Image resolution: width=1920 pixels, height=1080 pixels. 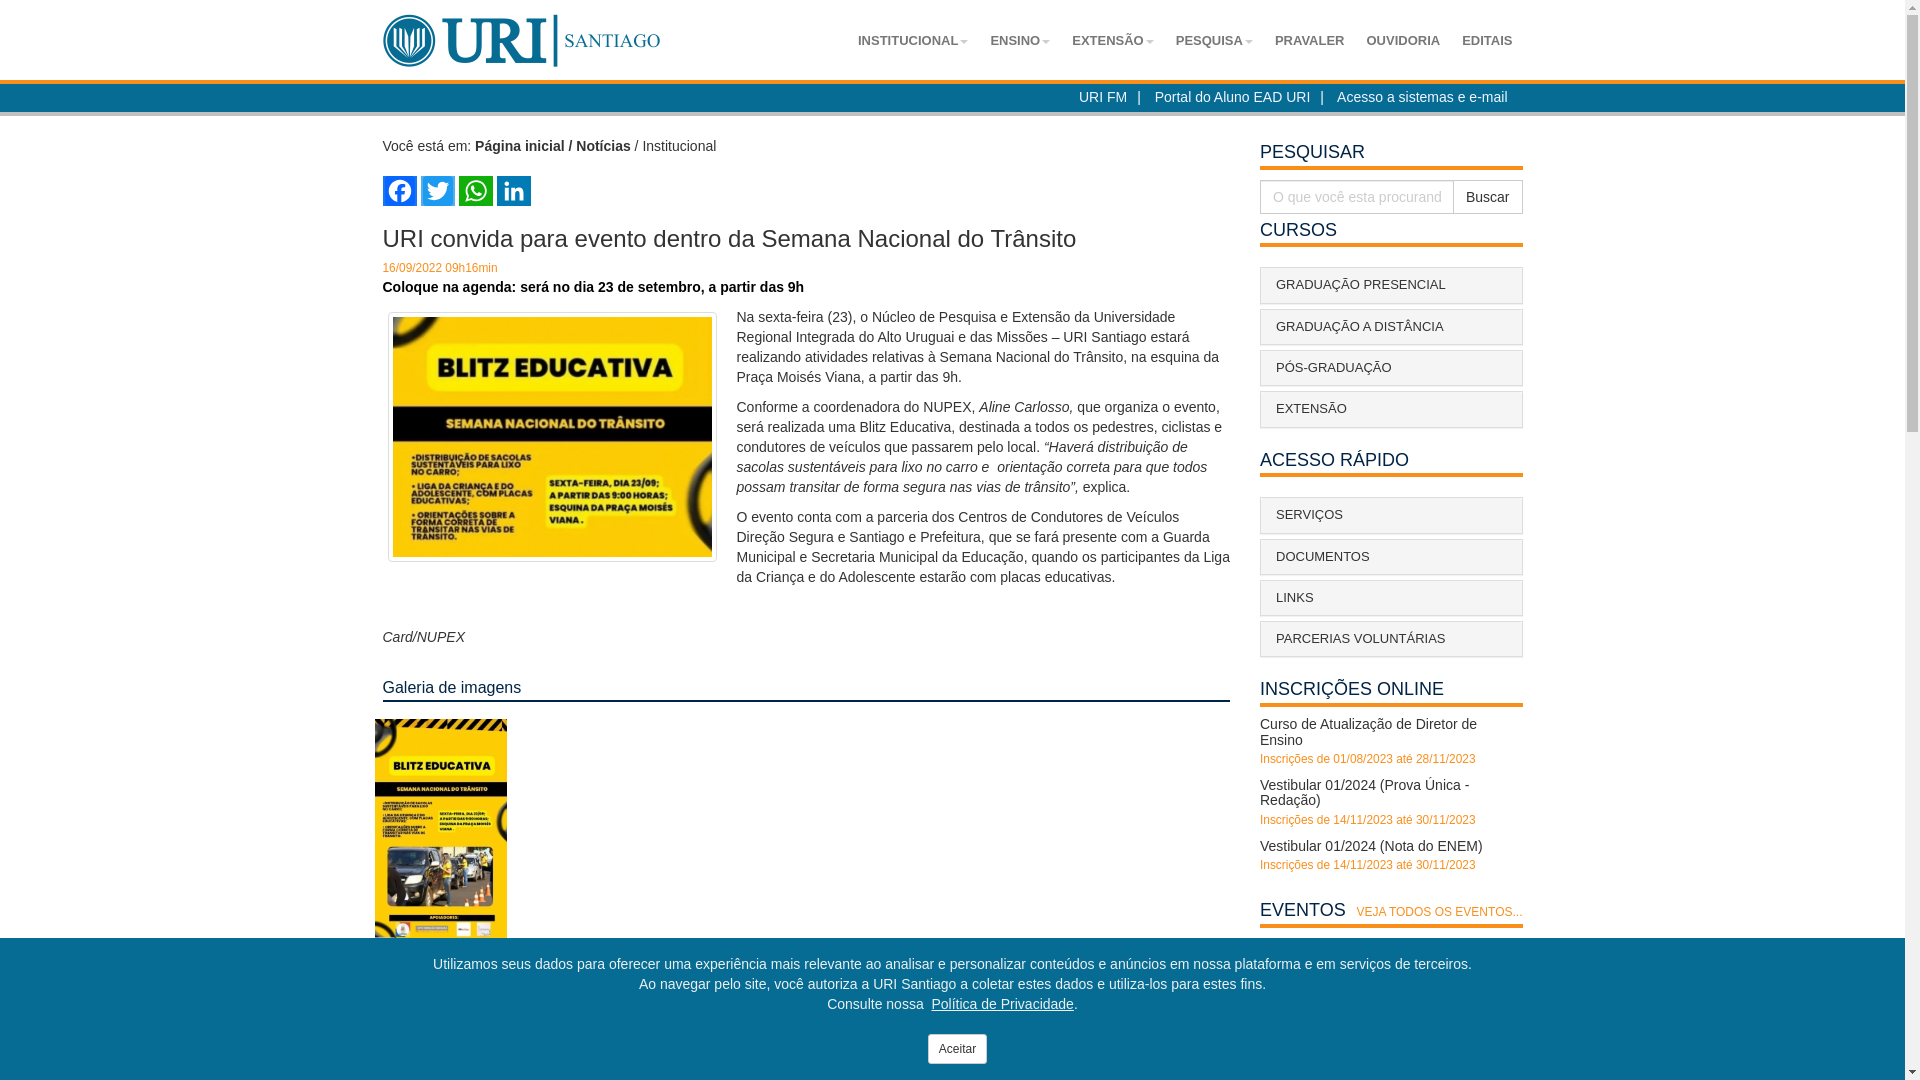 What do you see at coordinates (1488, 196) in the screenshot?
I see `'Buscar'` at bounding box center [1488, 196].